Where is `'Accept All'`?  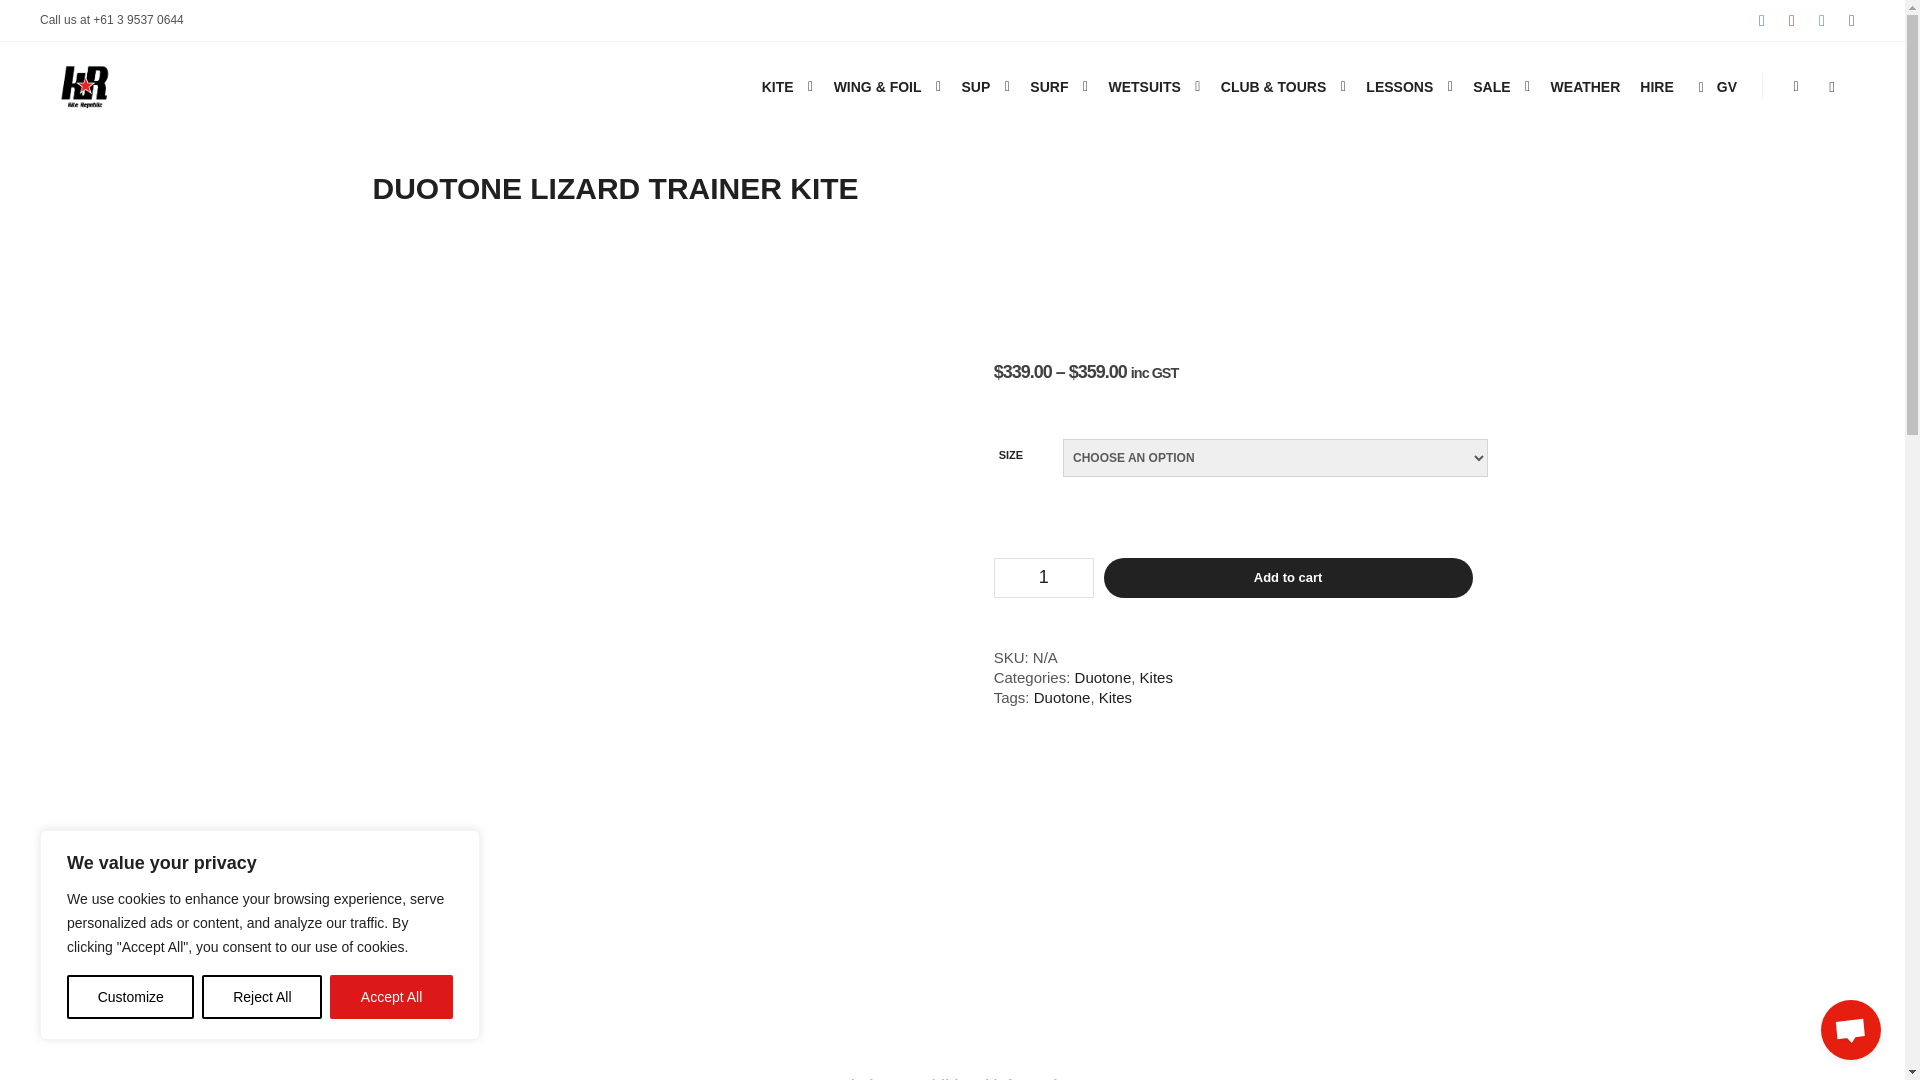
'Accept All' is located at coordinates (391, 996).